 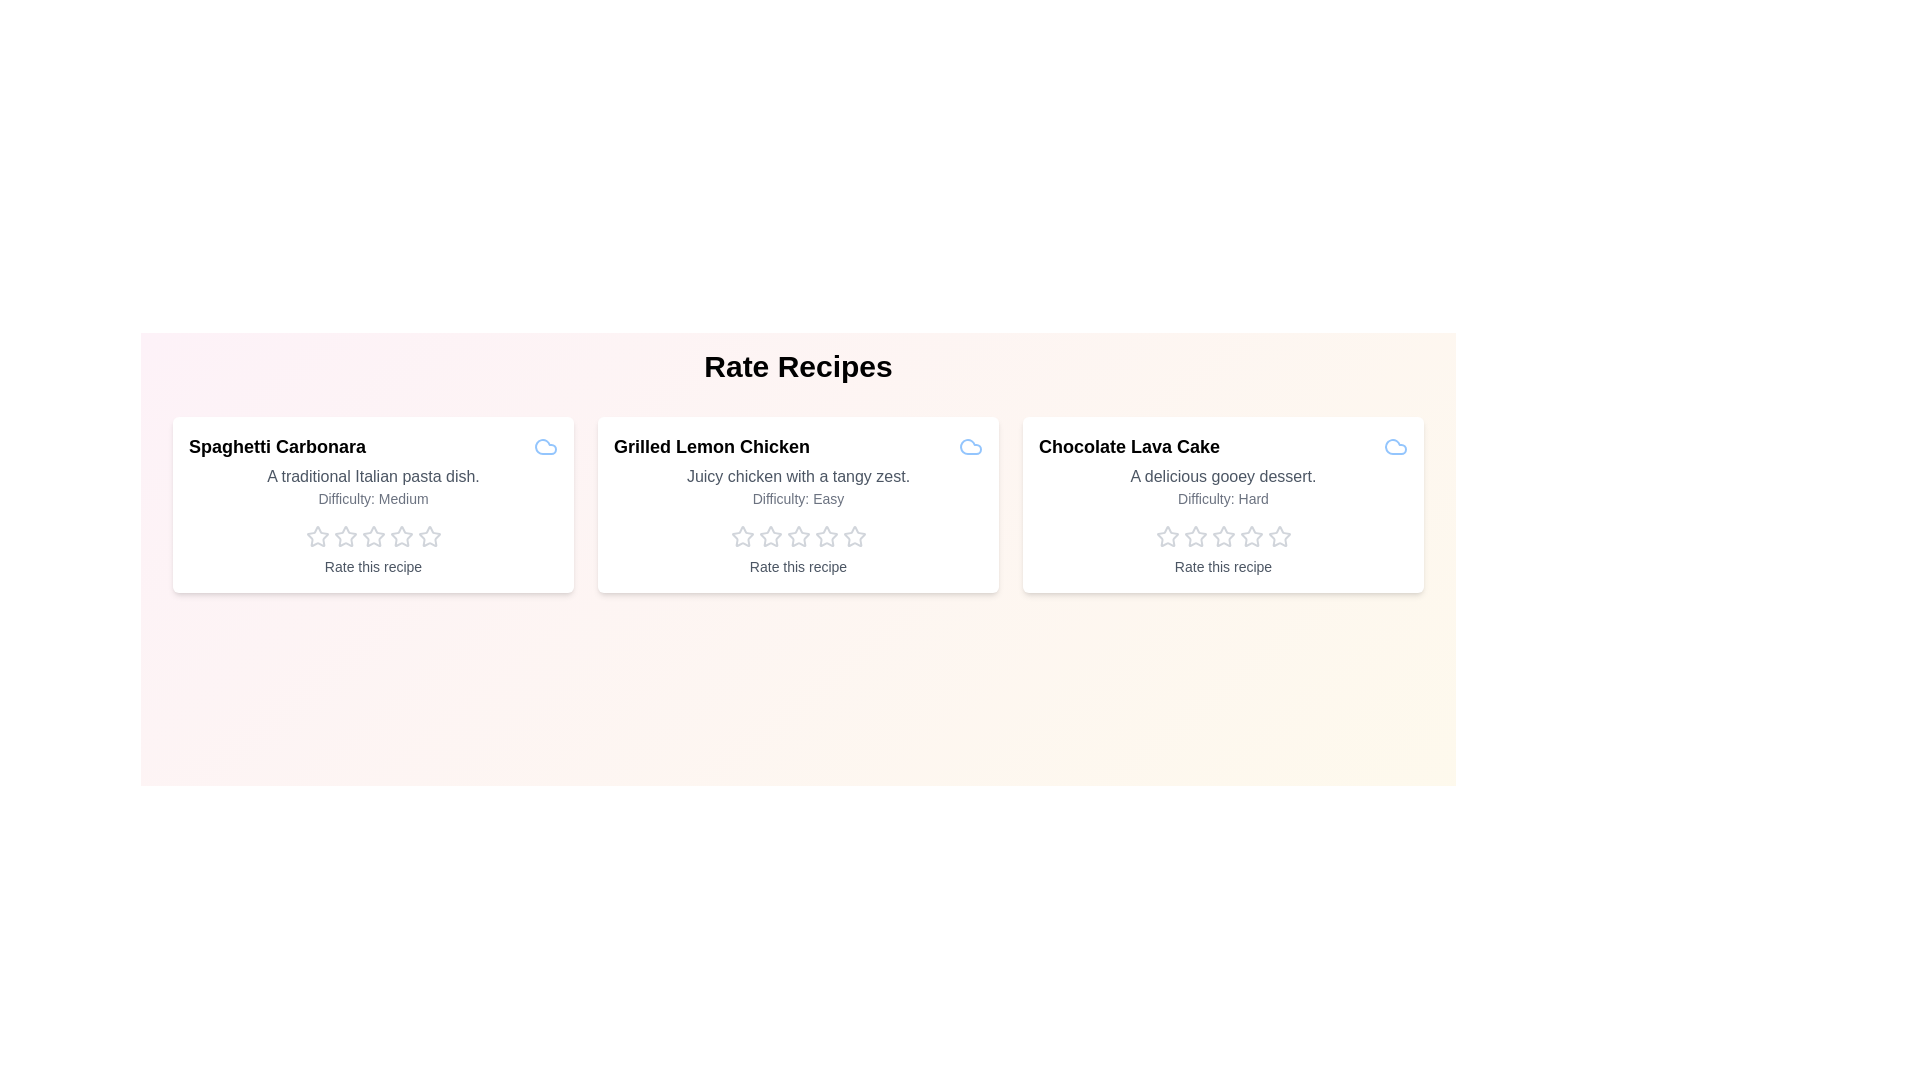 I want to click on the recipe card for Spaghetti Carbonara, so click(x=373, y=504).